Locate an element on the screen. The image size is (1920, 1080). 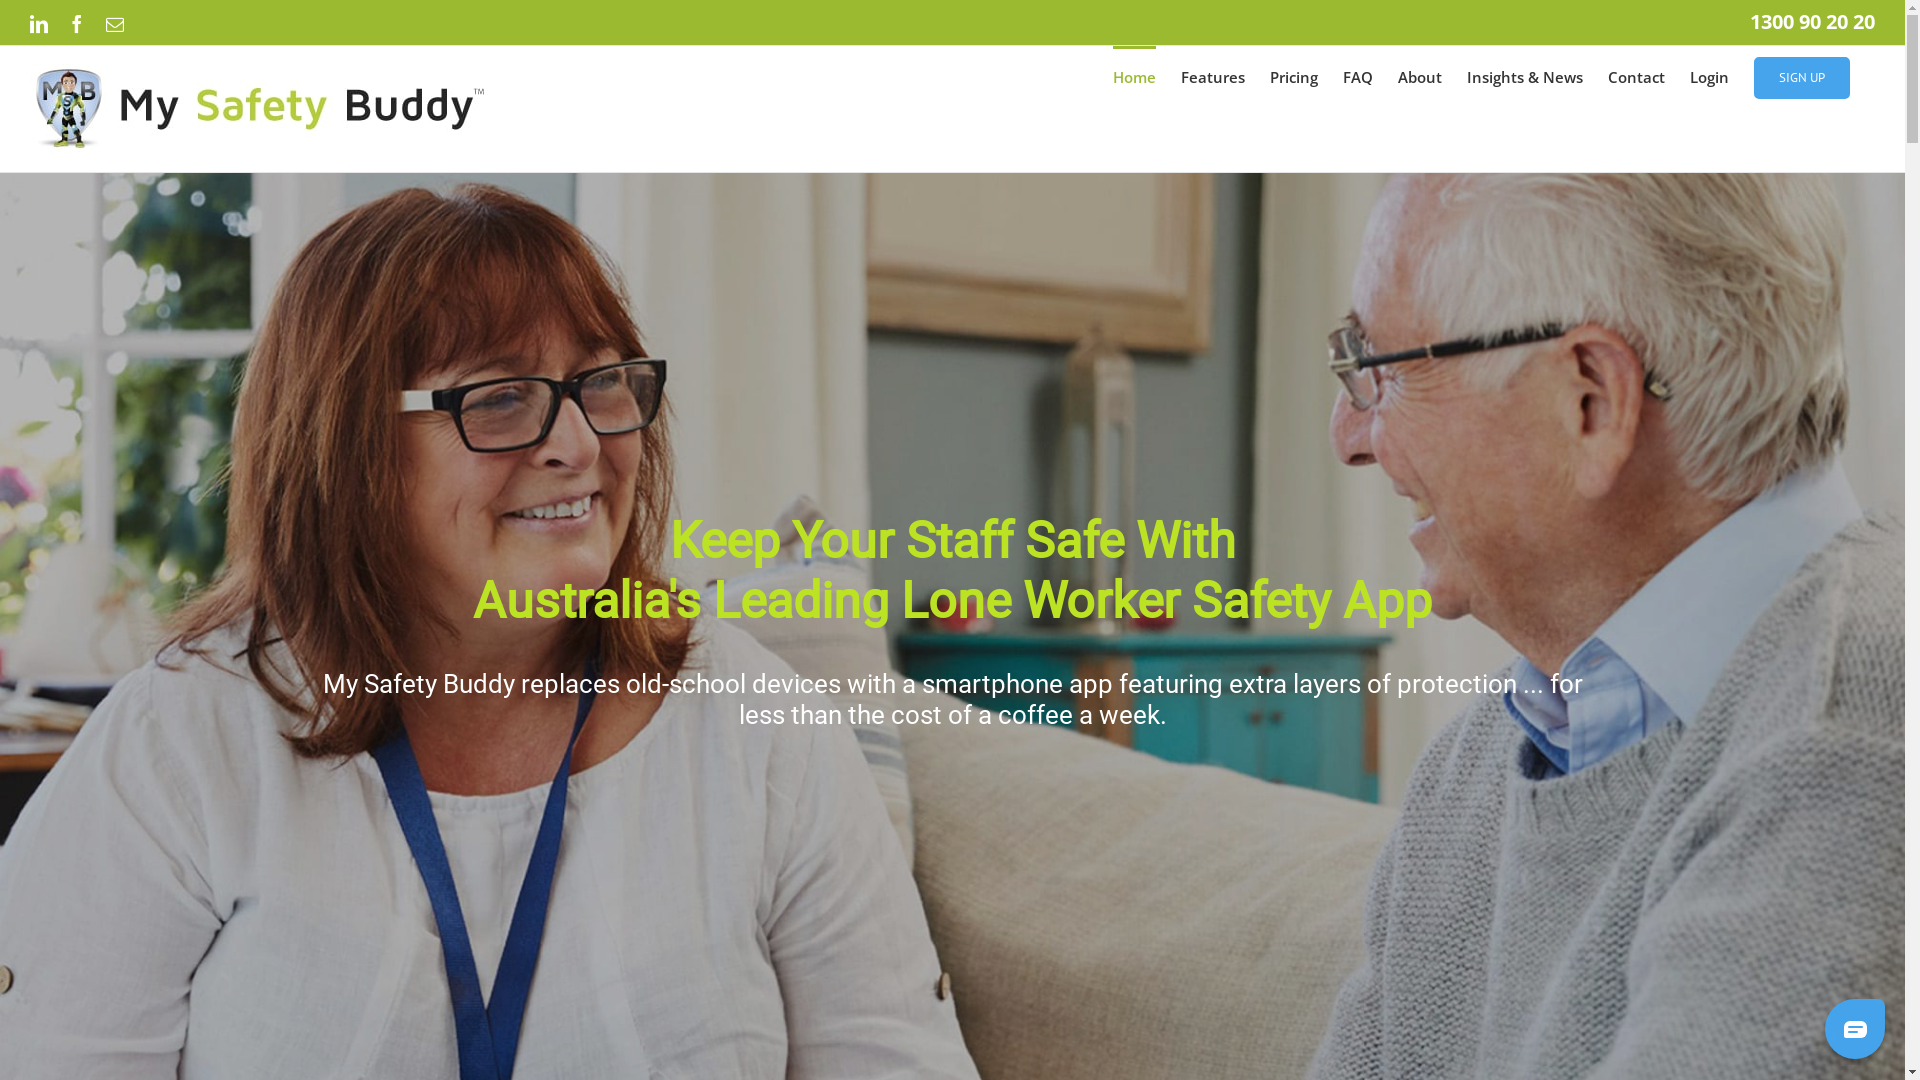
'Pricing' is located at coordinates (1294, 75).